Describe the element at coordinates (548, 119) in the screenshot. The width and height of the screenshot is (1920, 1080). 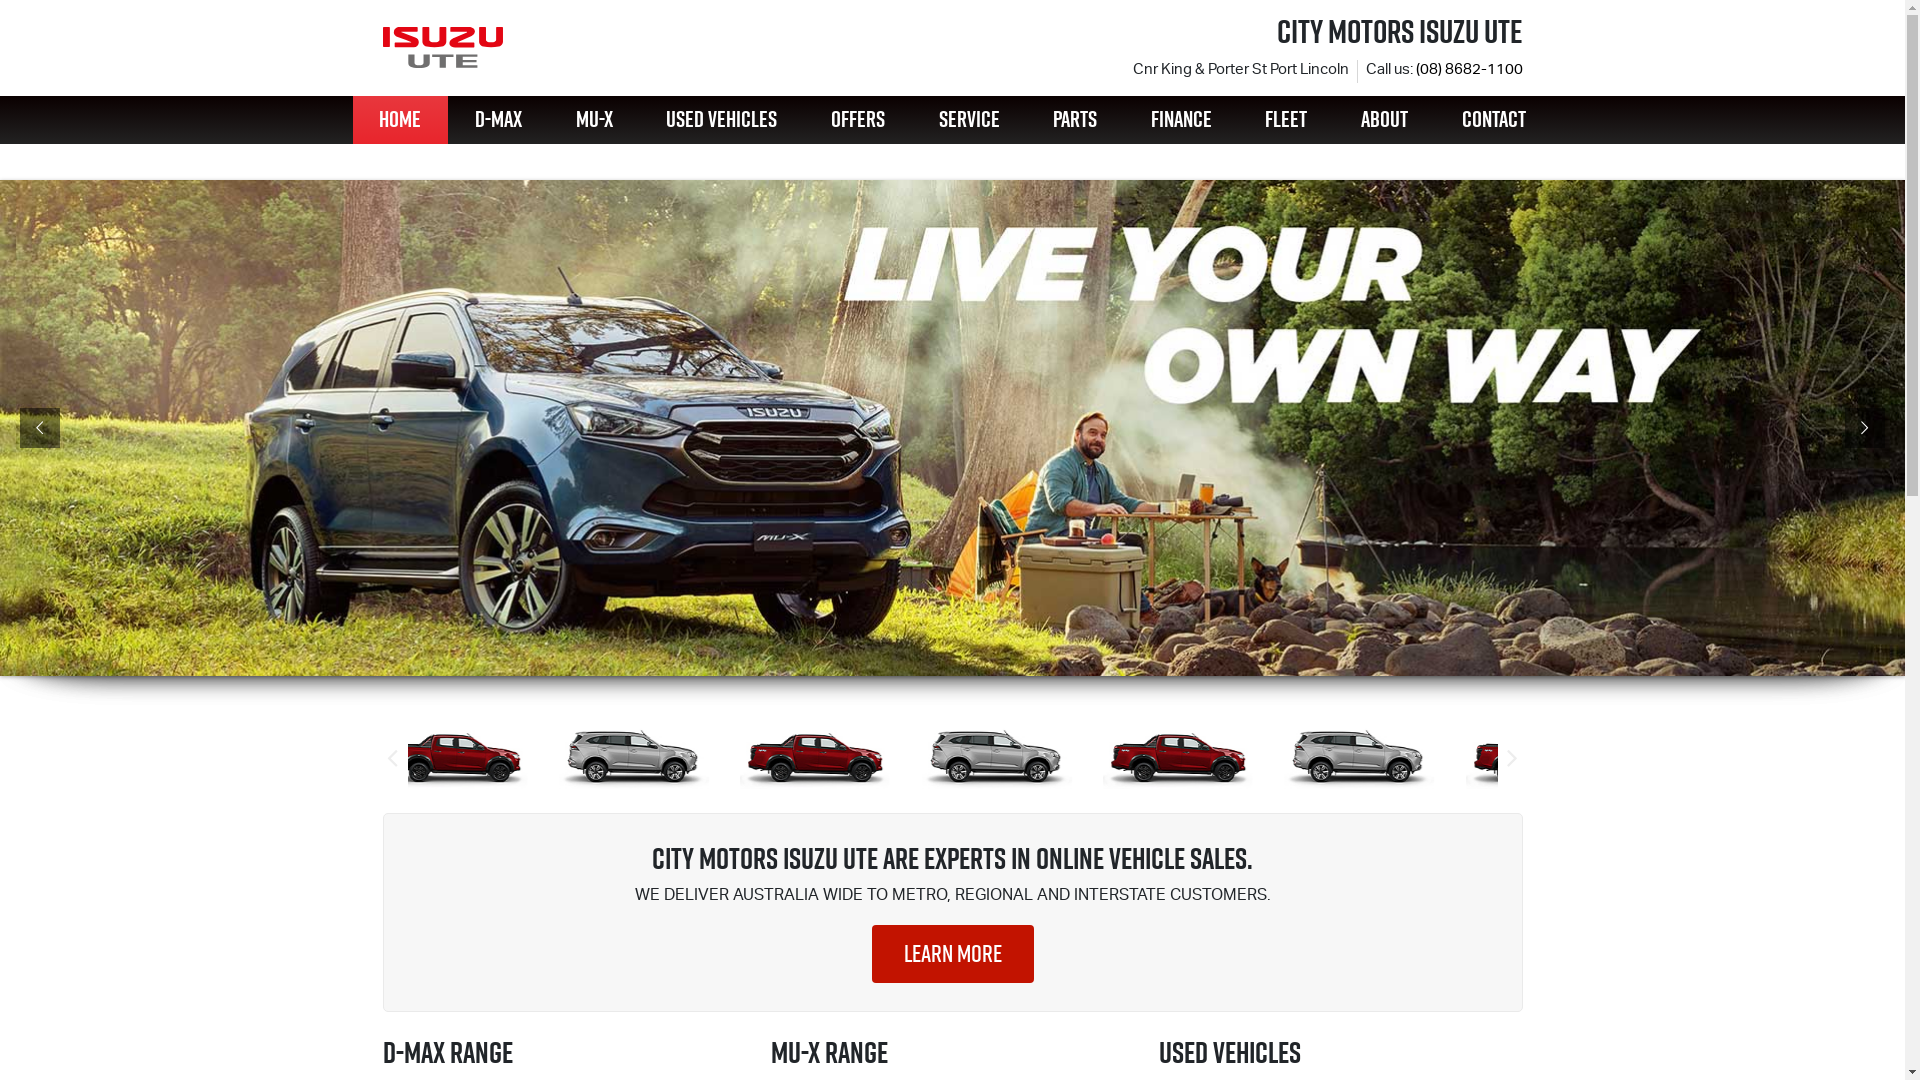
I see `'MU-X'` at that location.